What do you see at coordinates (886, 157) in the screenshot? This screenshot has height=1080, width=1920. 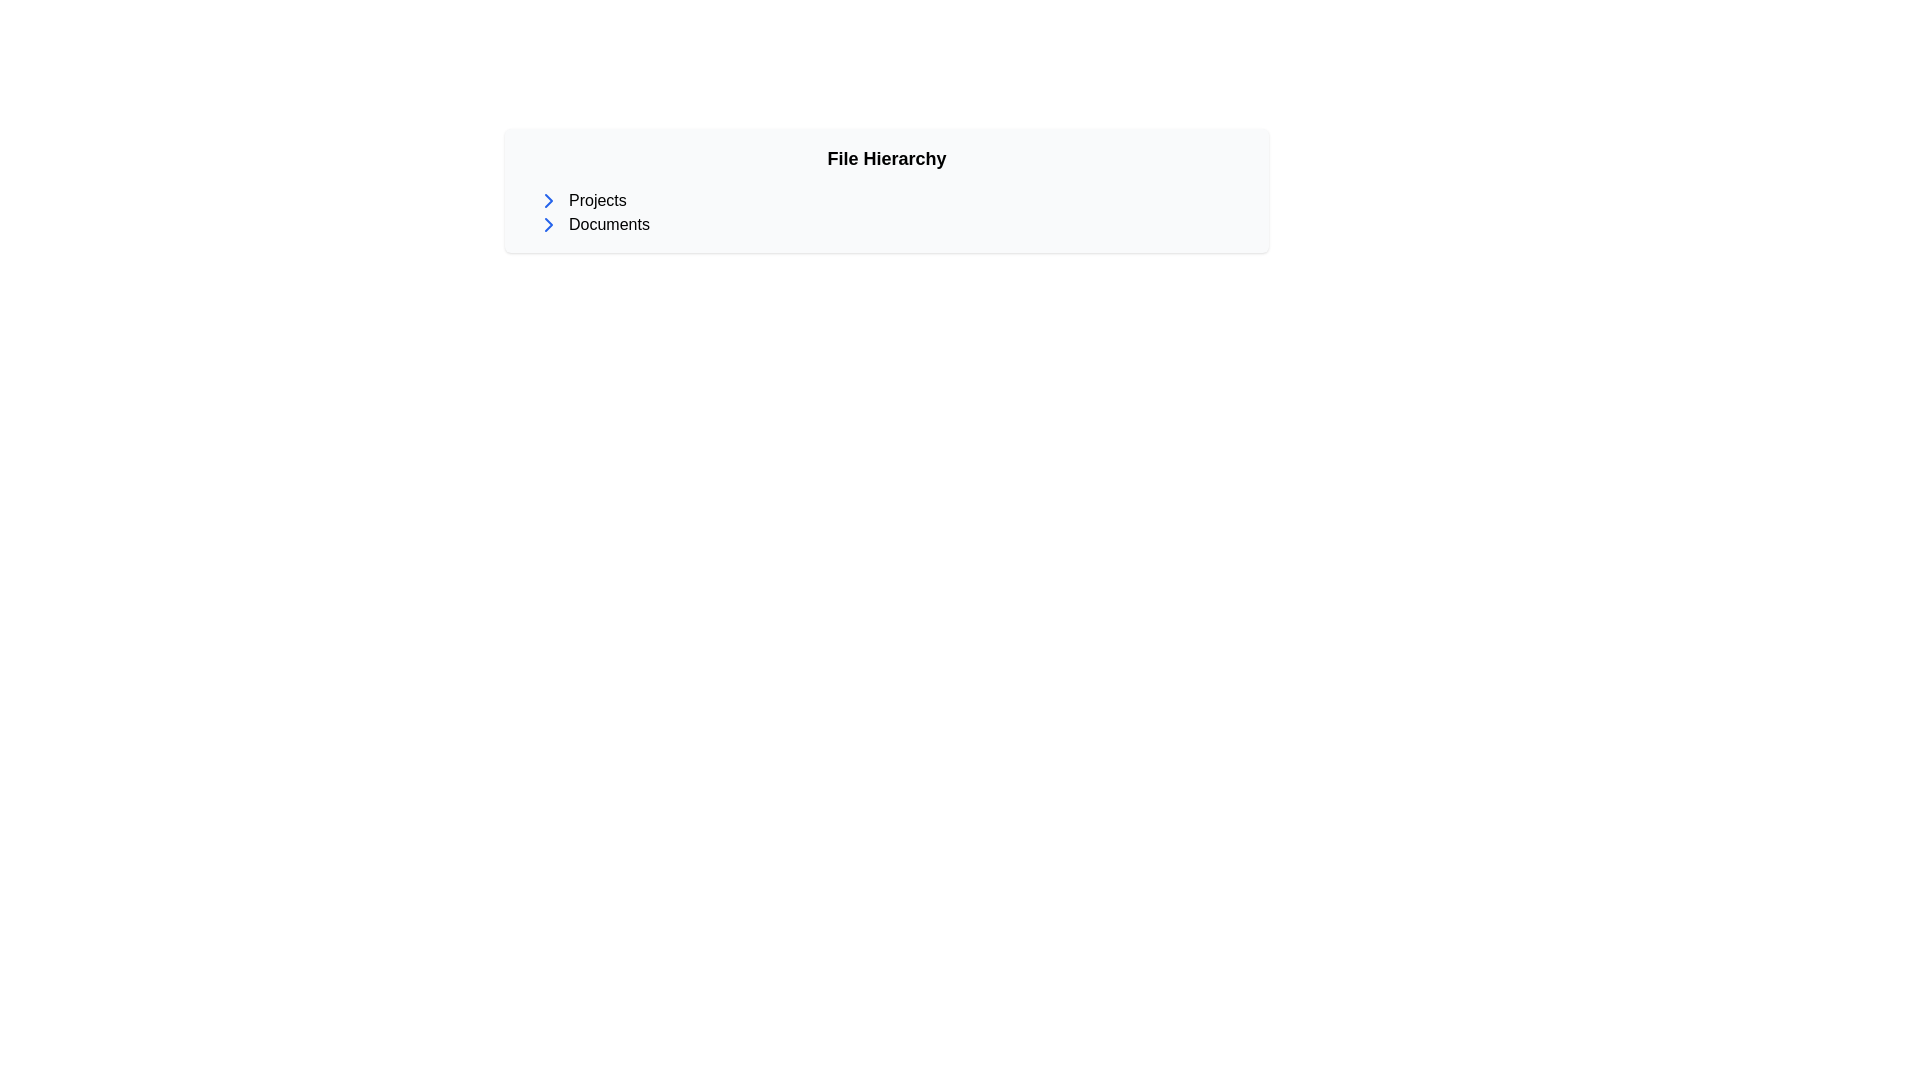 I see `the 'File Hierarchy' text label, which is a bold title positioned at the top of the panel` at bounding box center [886, 157].